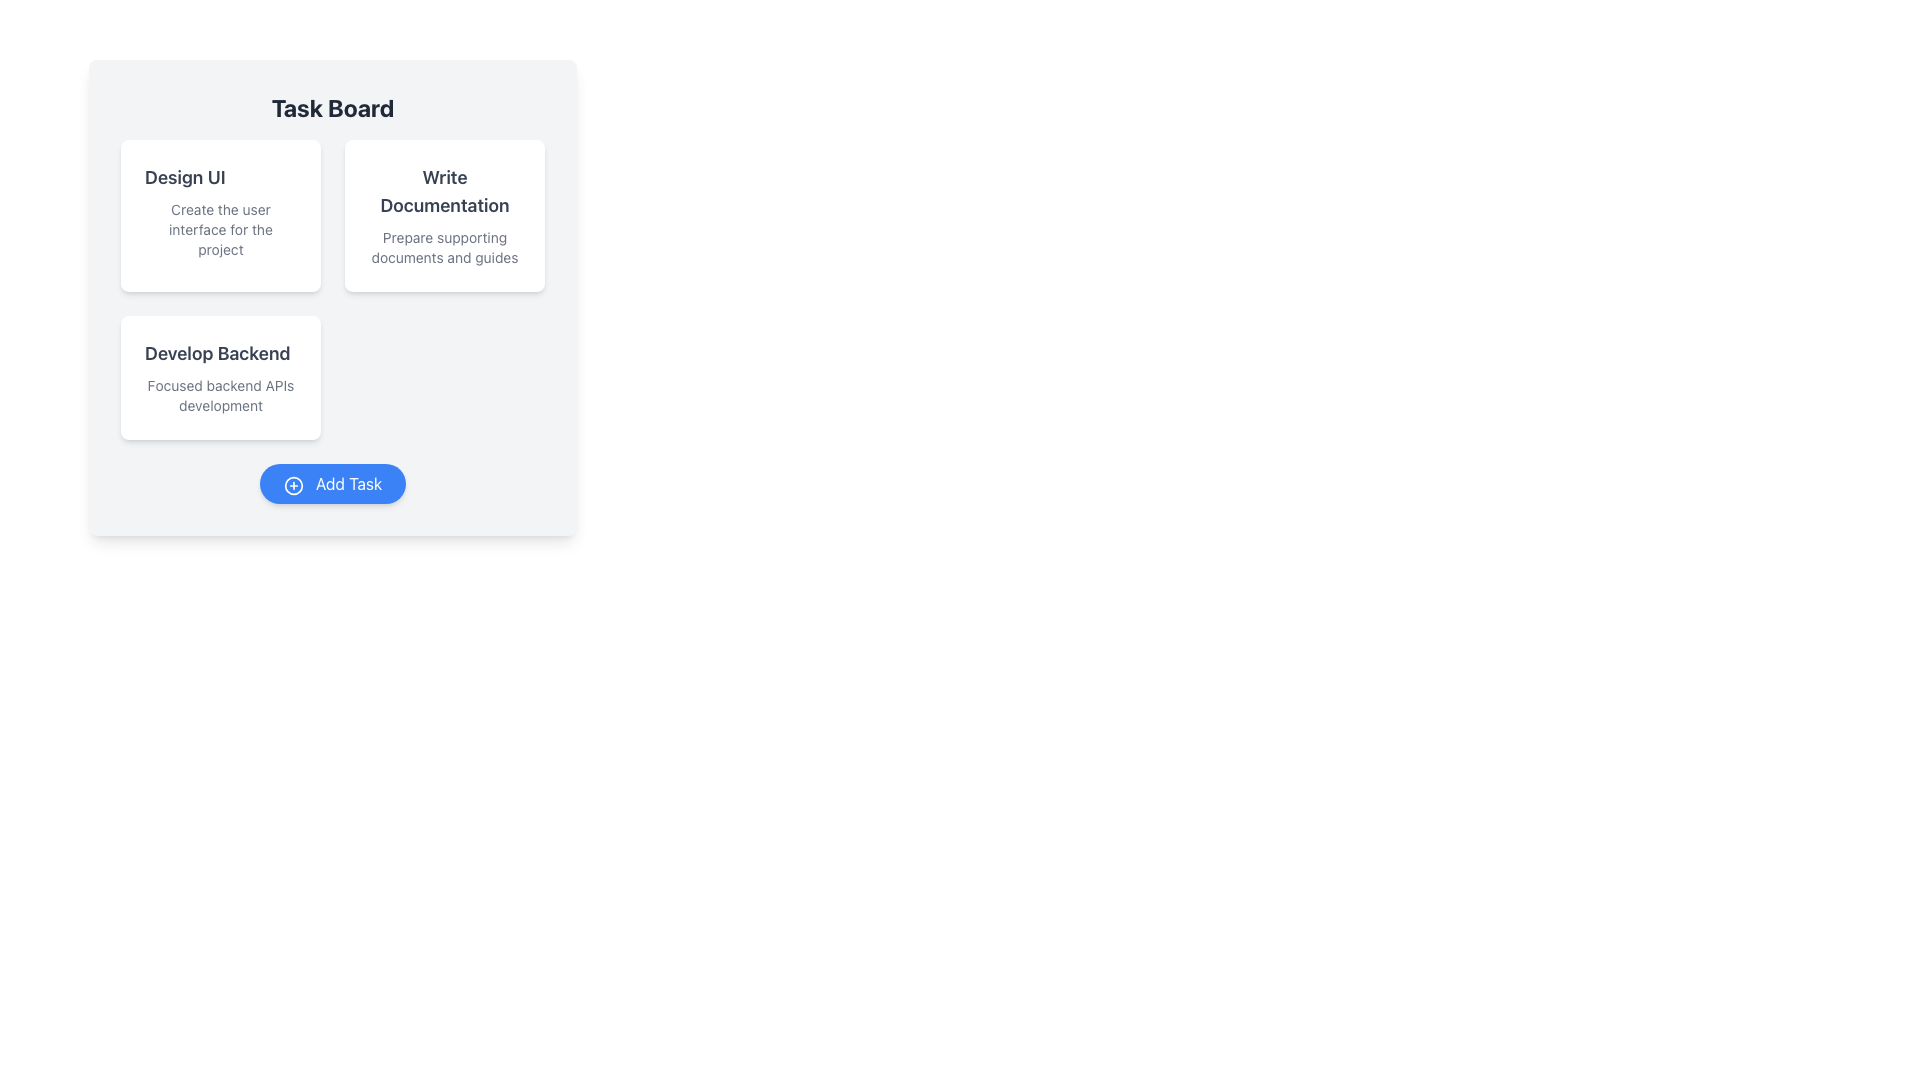 The width and height of the screenshot is (1920, 1080). Describe the element at coordinates (444, 246) in the screenshot. I see `the text label displaying 'Prepare supporting documents and guides' located within the 'Write Documentation' card in the Task Board interface` at that location.